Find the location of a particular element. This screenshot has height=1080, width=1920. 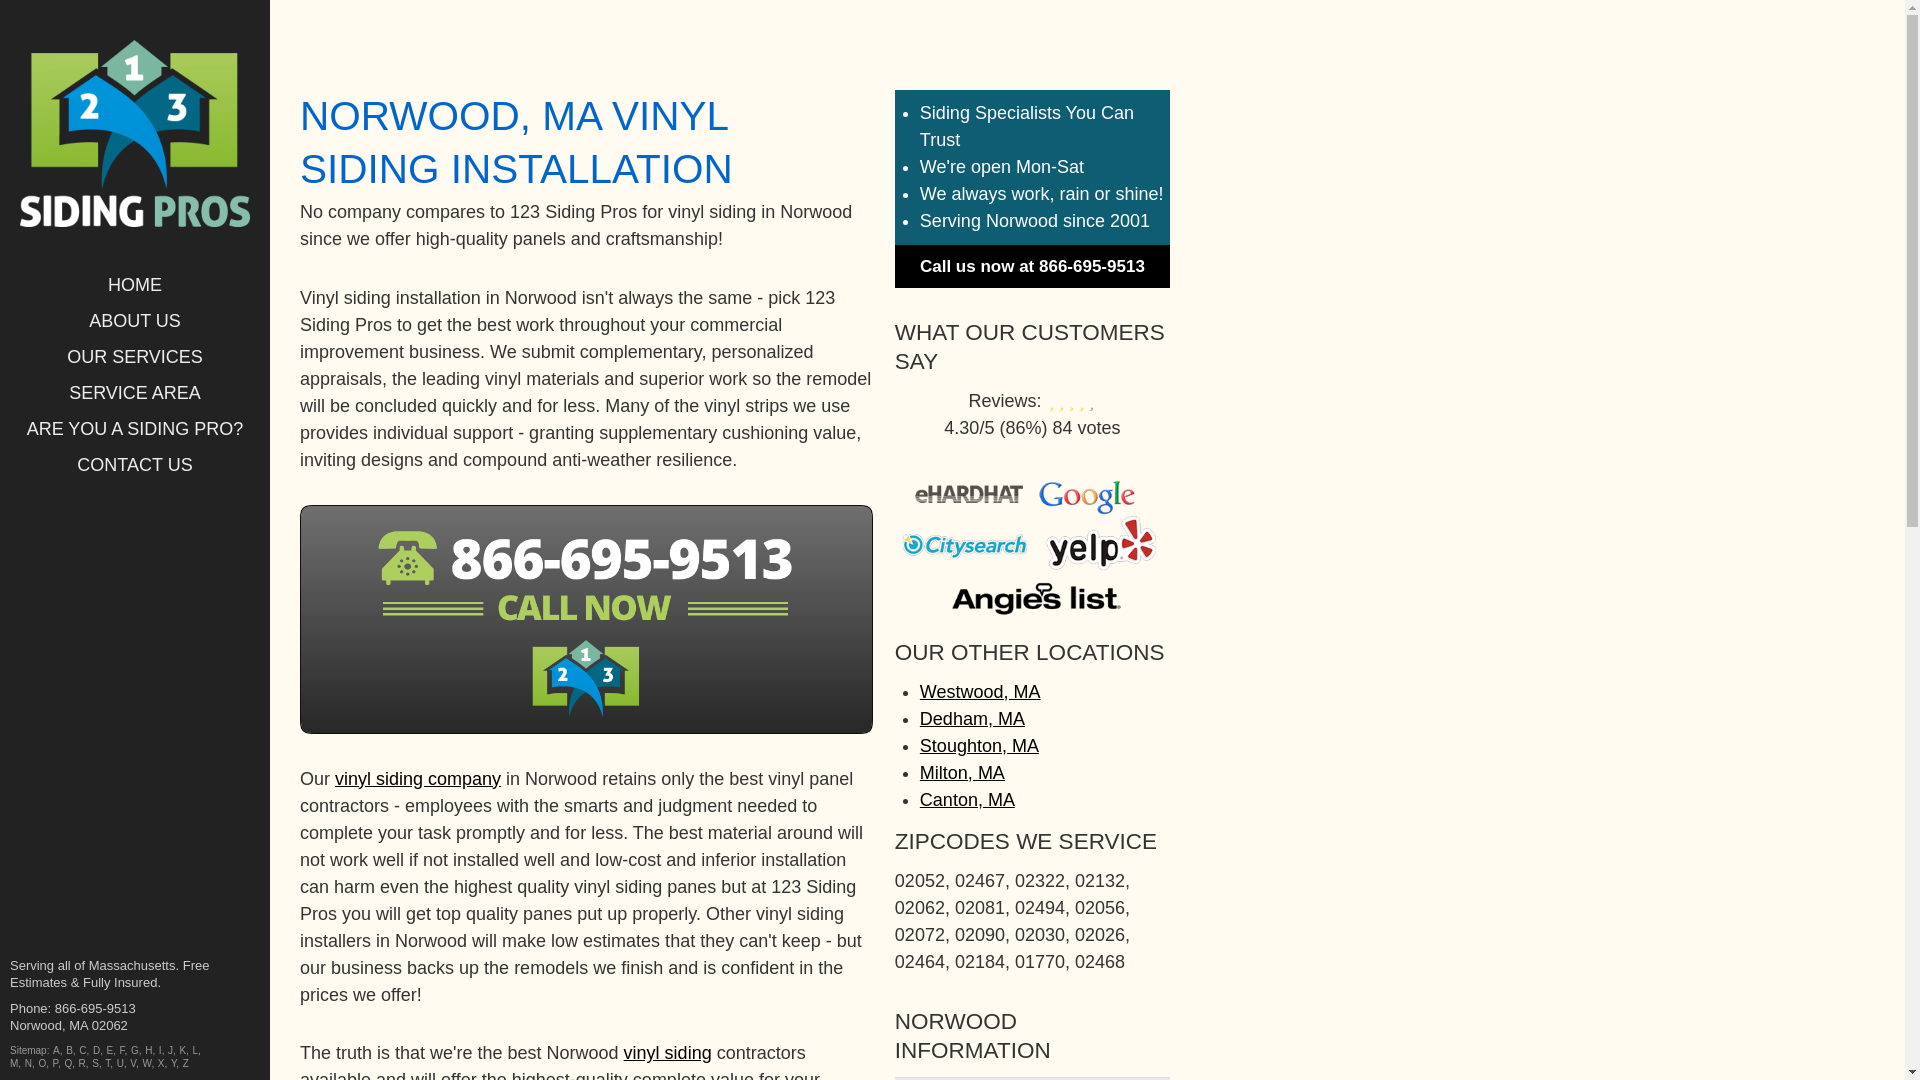

'N' is located at coordinates (28, 1062).